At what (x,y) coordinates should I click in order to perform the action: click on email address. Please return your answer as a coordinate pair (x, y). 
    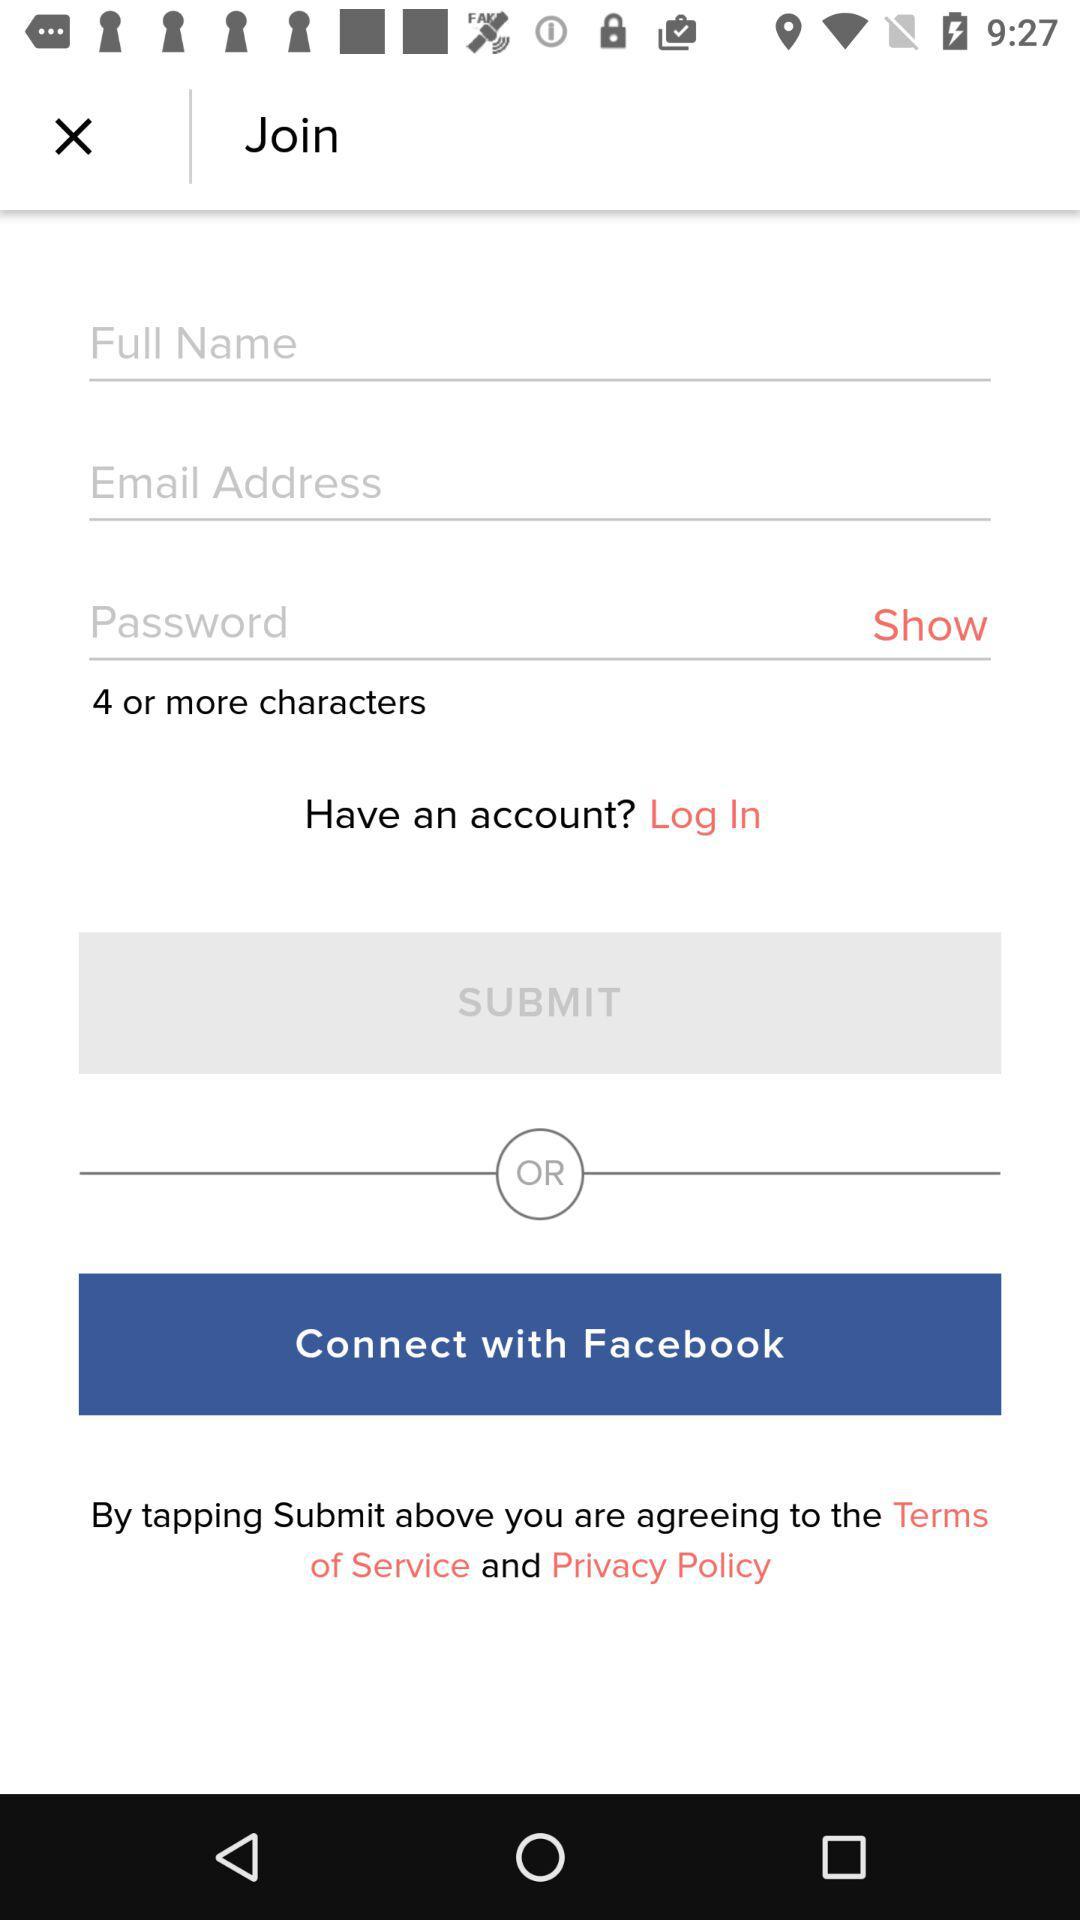
    Looking at the image, I should click on (540, 485).